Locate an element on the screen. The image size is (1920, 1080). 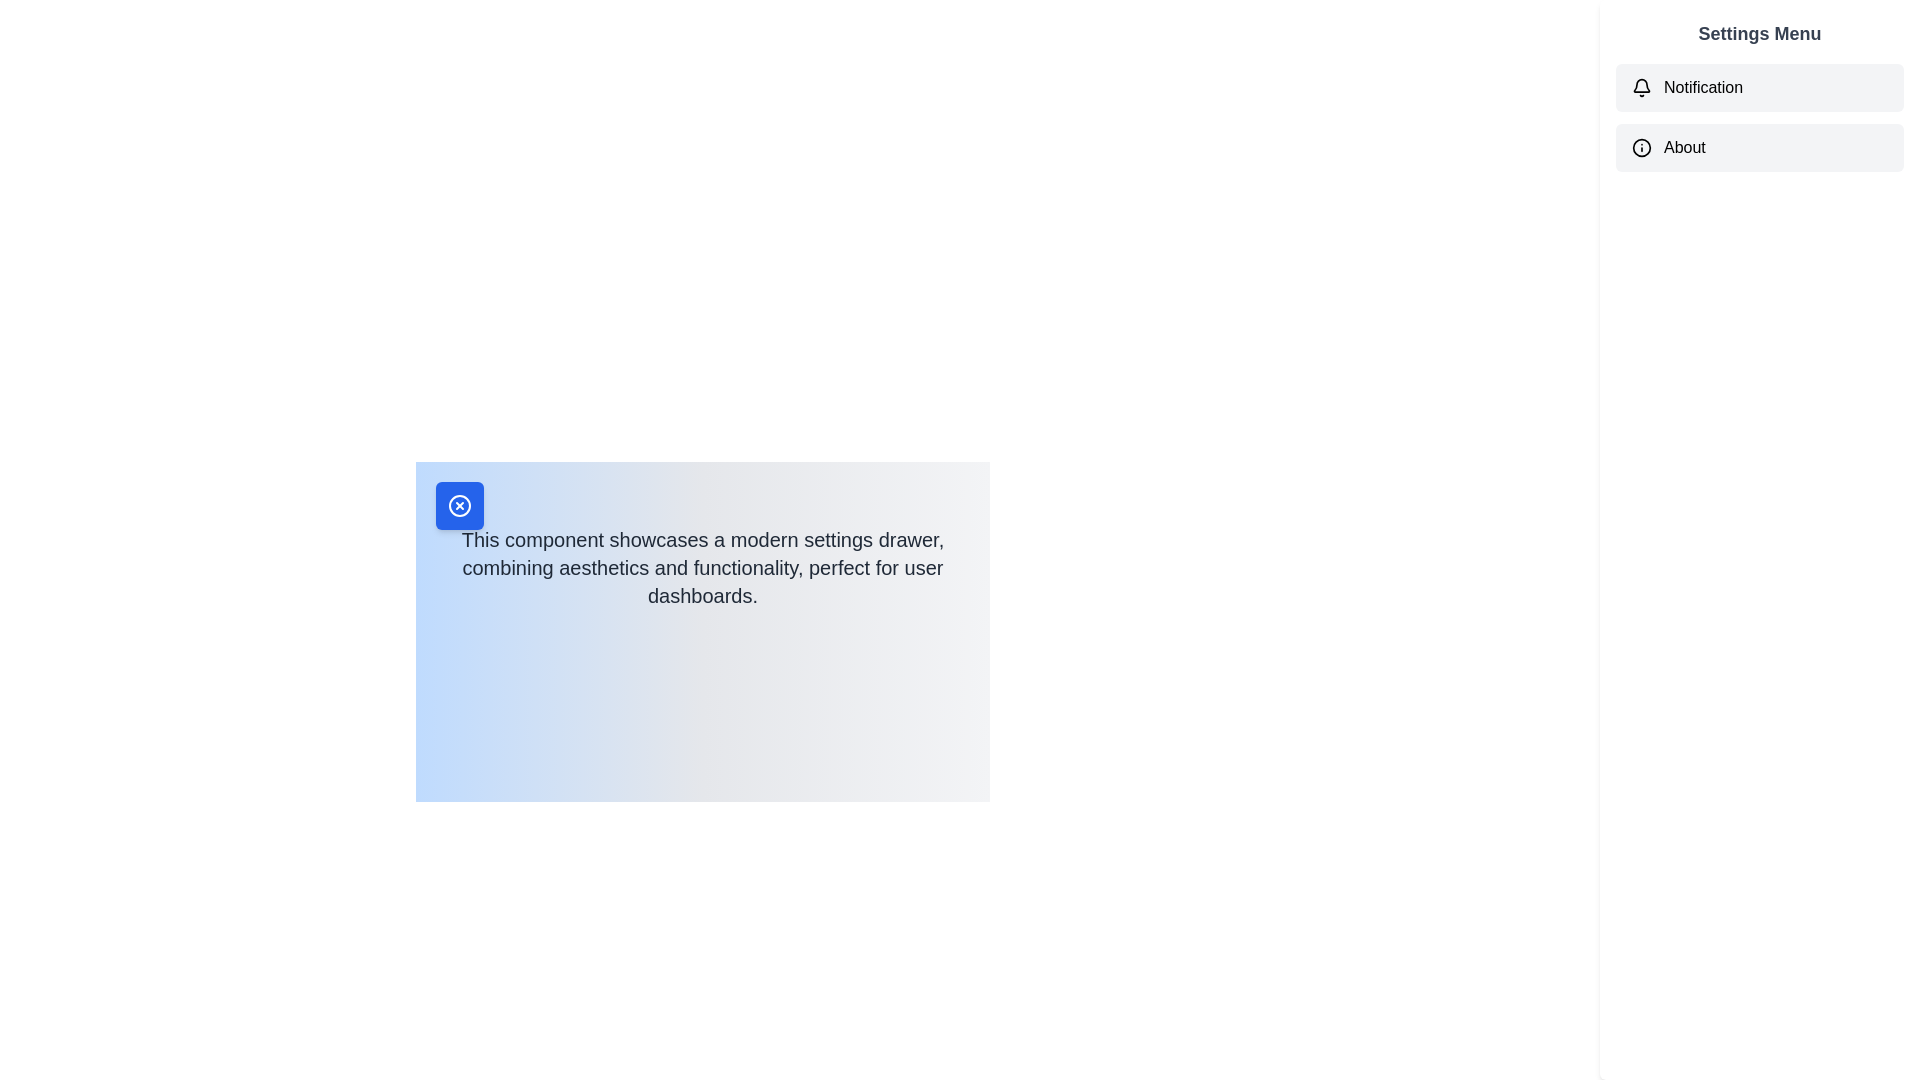
the circular information icon located in the left part of the 'About' section in the Settings Menu is located at coordinates (1641, 146).